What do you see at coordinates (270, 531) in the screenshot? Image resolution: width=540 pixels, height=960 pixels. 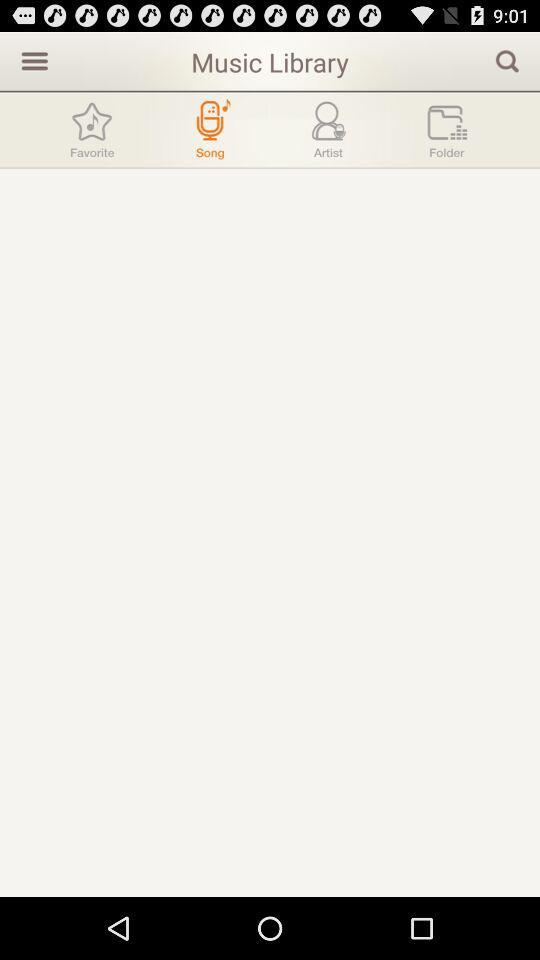 I see `the item at the center` at bounding box center [270, 531].